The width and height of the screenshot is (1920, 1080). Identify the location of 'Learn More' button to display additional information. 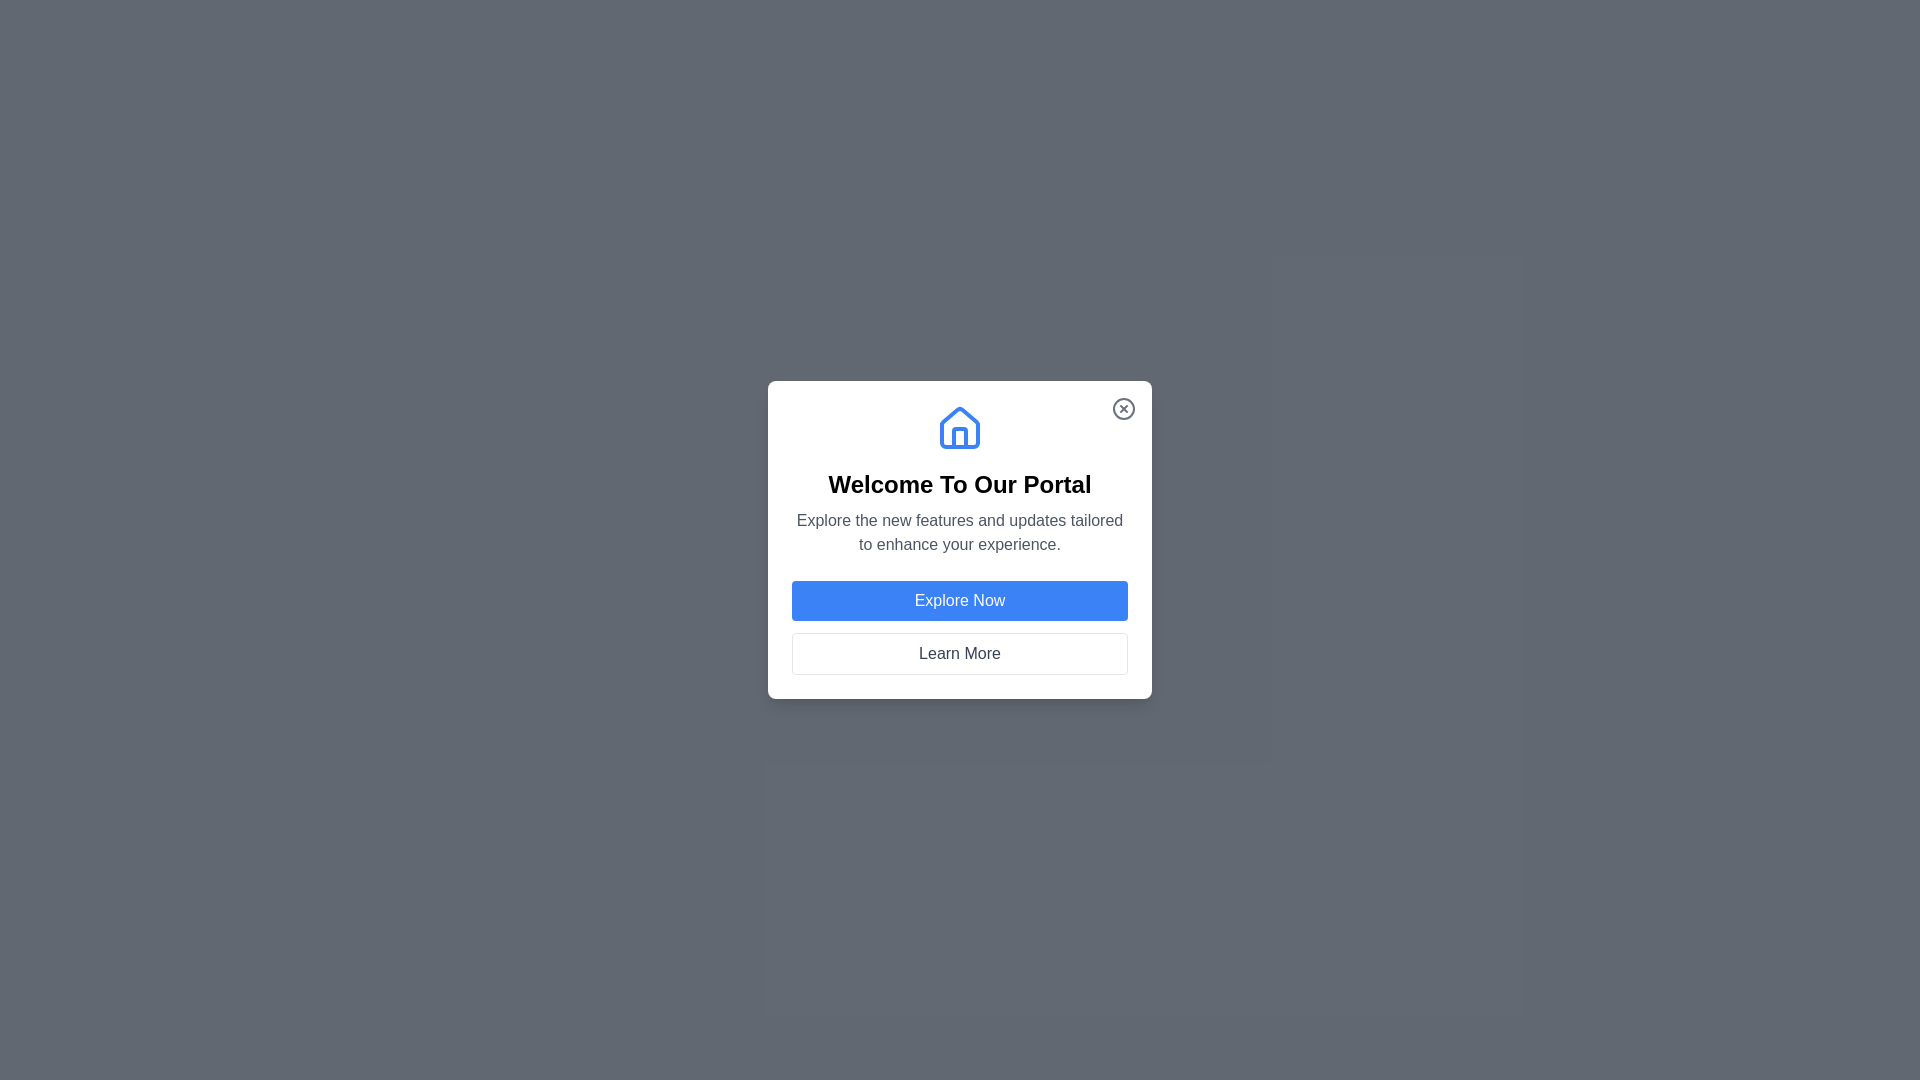
(960, 654).